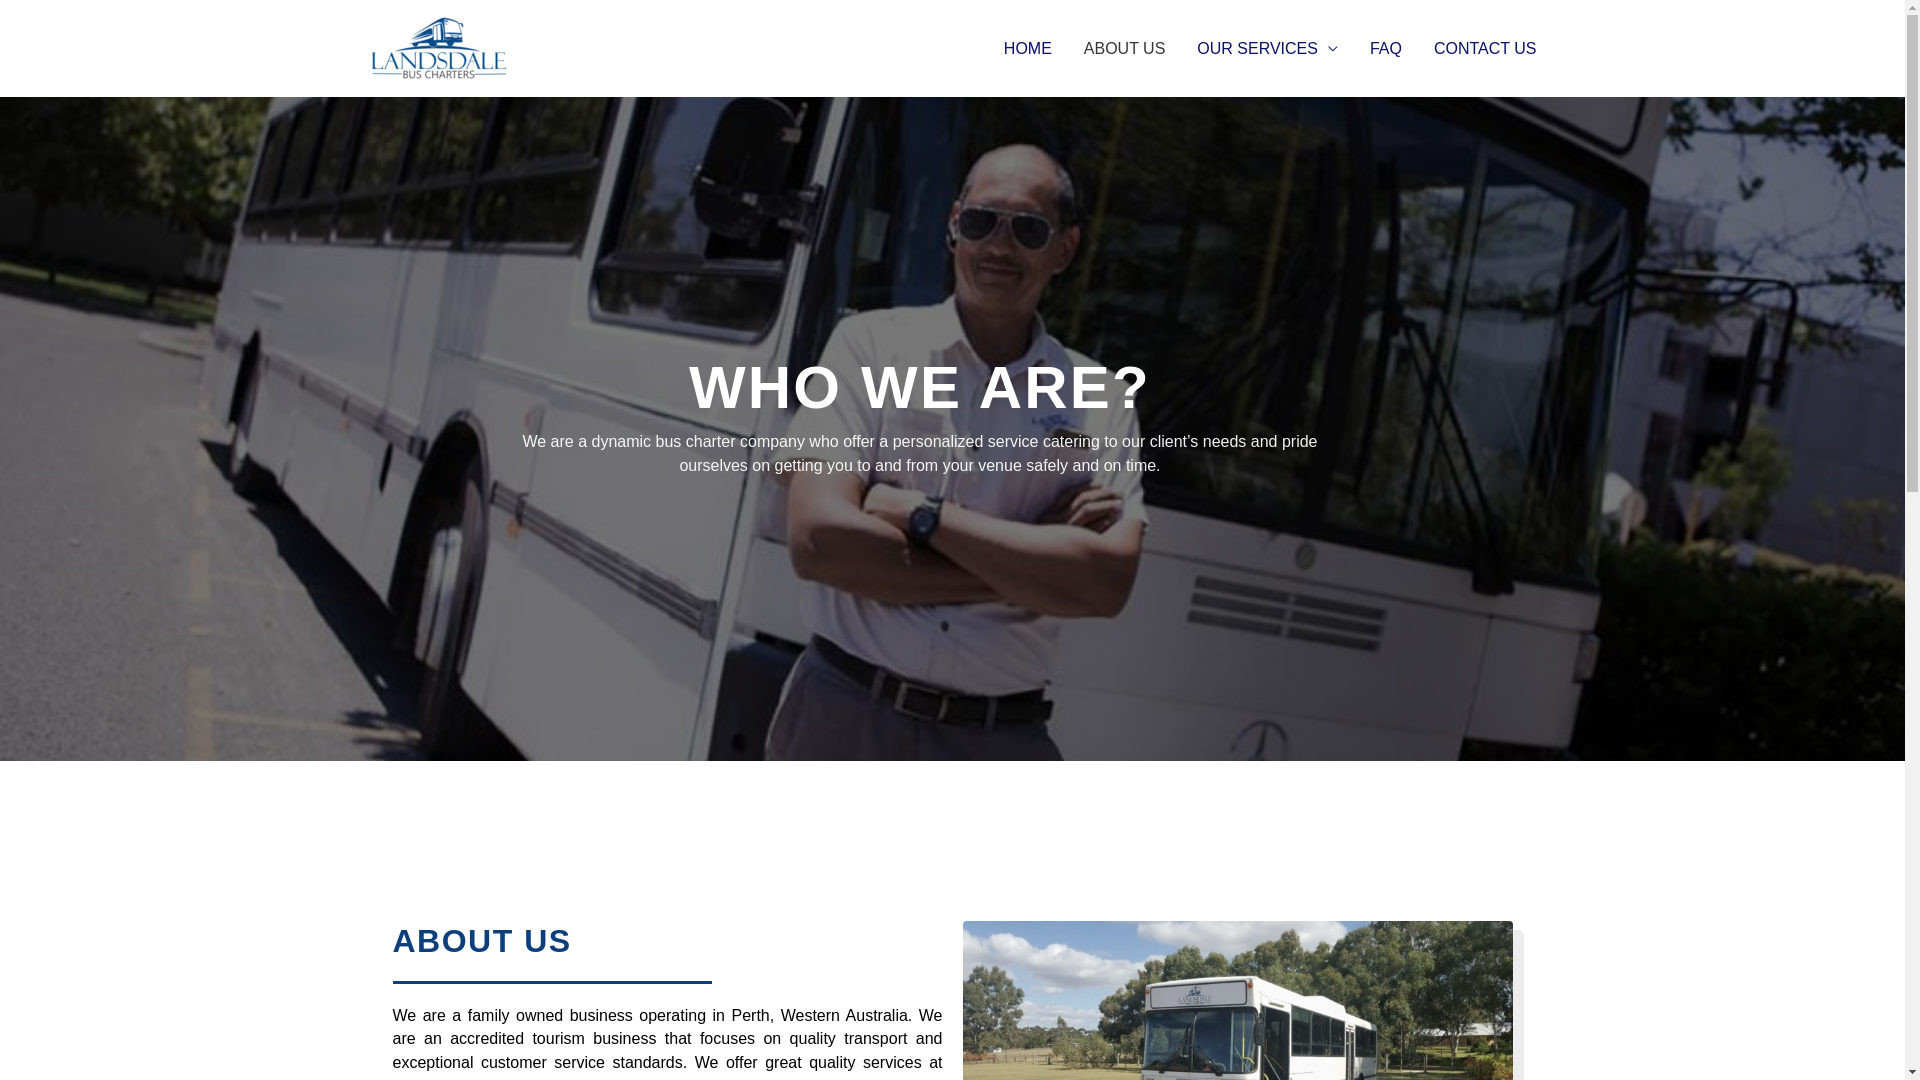  I want to click on 'OUR SERVICES', so click(1266, 46).